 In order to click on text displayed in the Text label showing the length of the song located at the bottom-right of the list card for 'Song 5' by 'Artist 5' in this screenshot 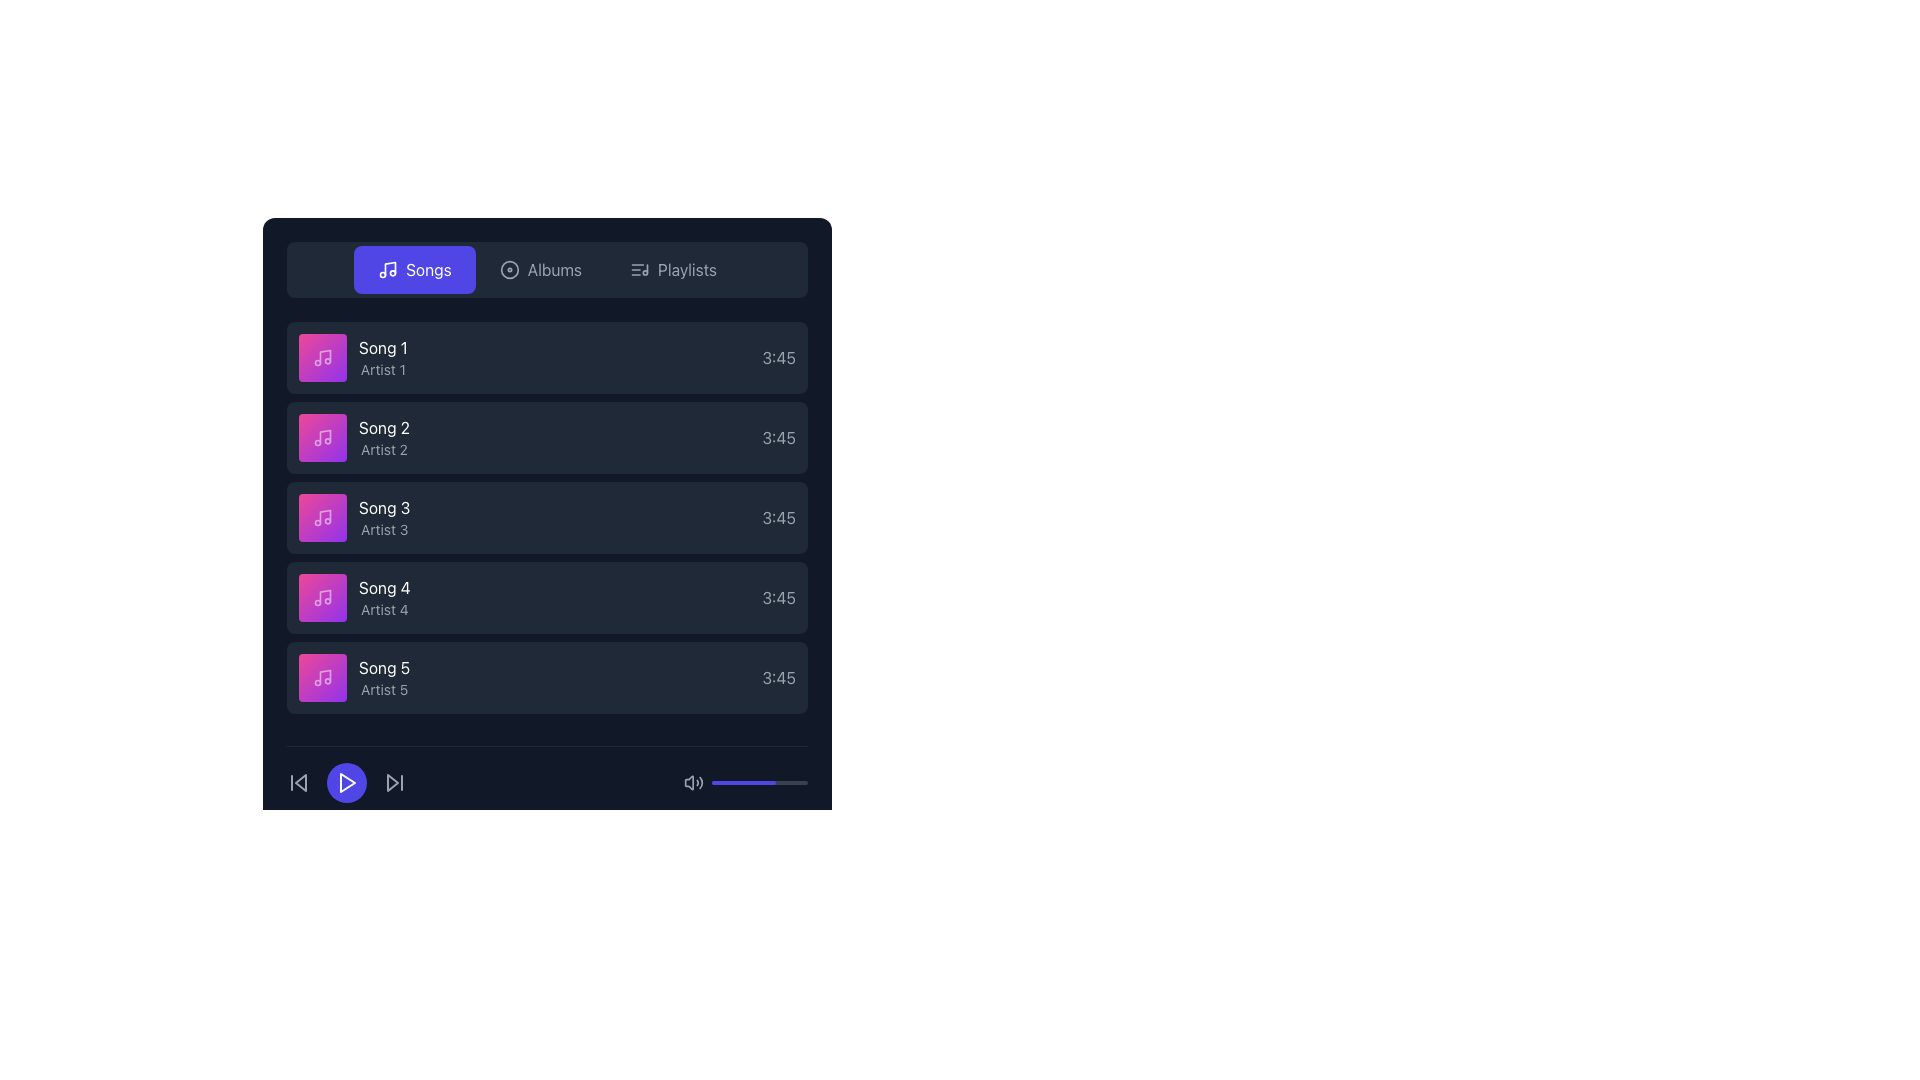, I will do `click(778, 677)`.